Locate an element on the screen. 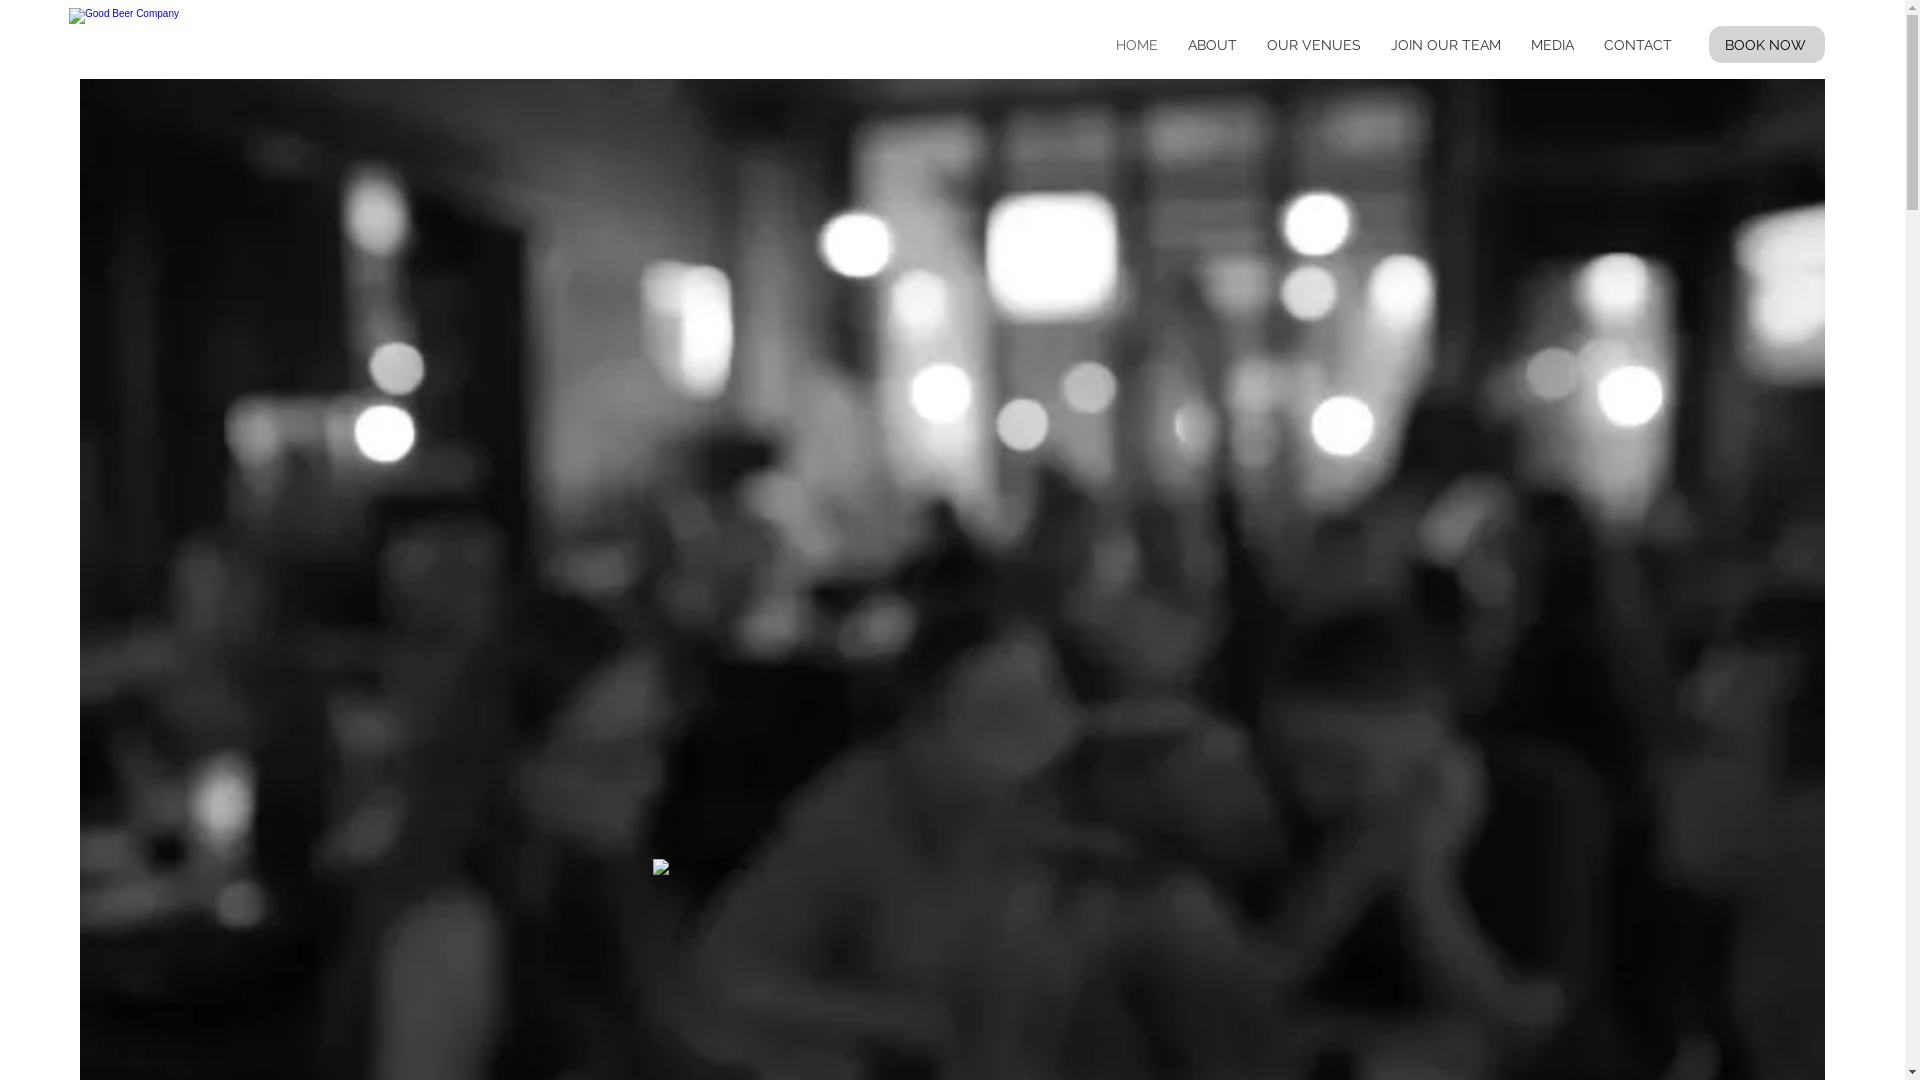 This screenshot has height=1080, width=1920. 'HOME' is located at coordinates (1137, 45).